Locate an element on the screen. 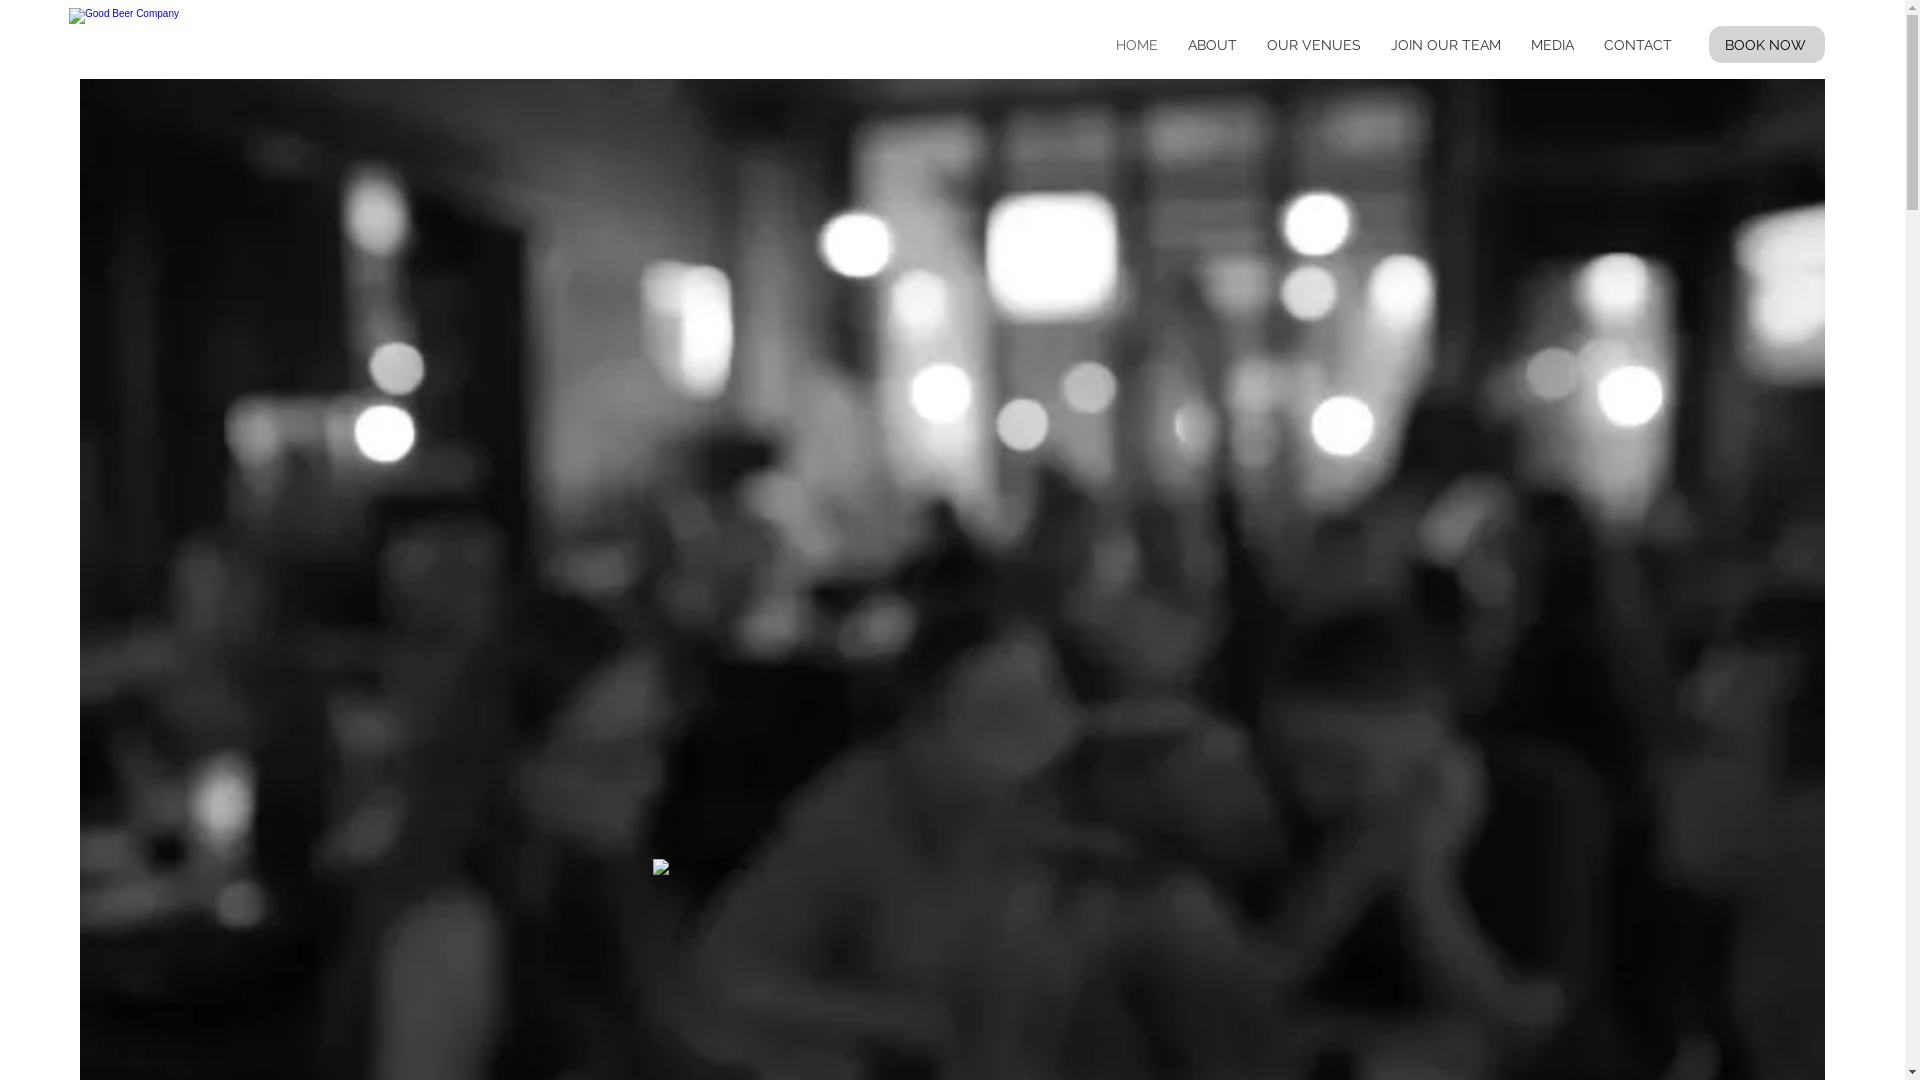 This screenshot has height=1080, width=1920. 'HOME' is located at coordinates (1137, 45).